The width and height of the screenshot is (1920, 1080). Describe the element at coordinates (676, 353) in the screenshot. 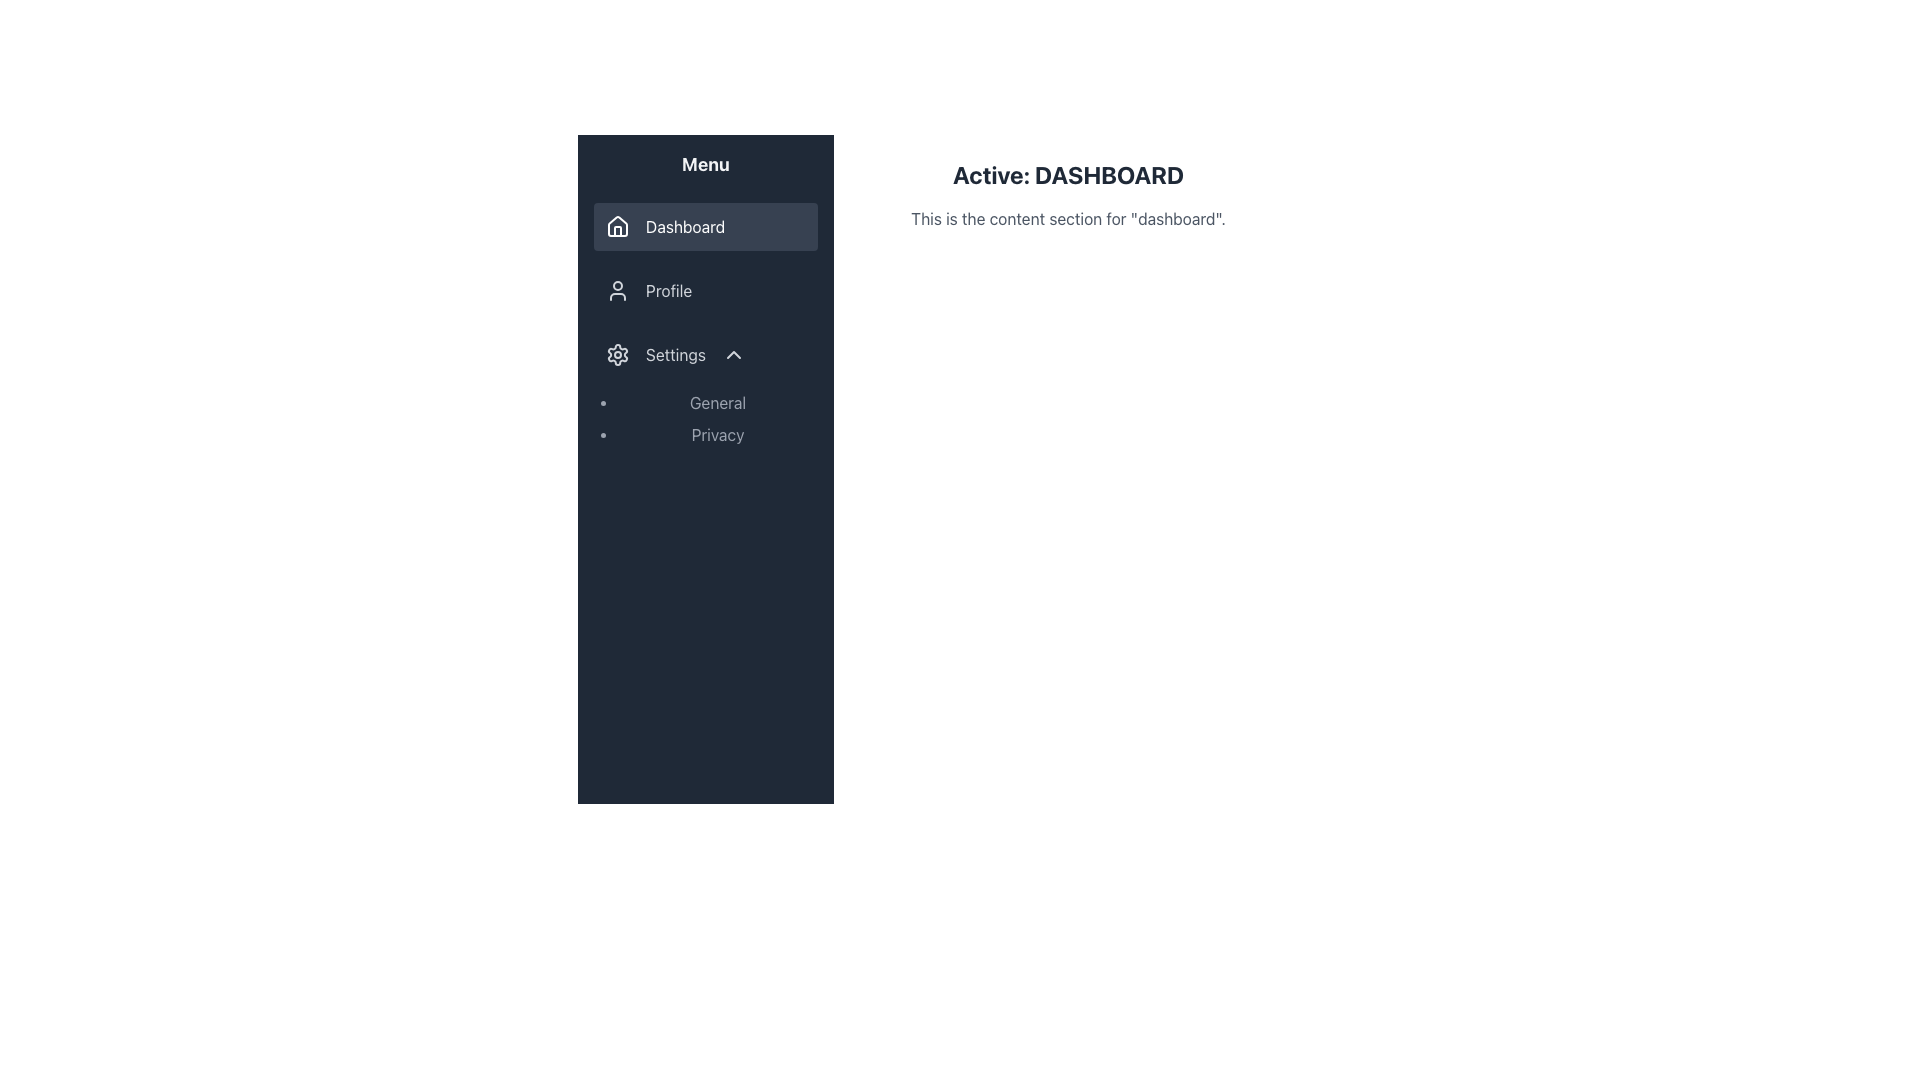

I see `the 'Settings' text label` at that location.